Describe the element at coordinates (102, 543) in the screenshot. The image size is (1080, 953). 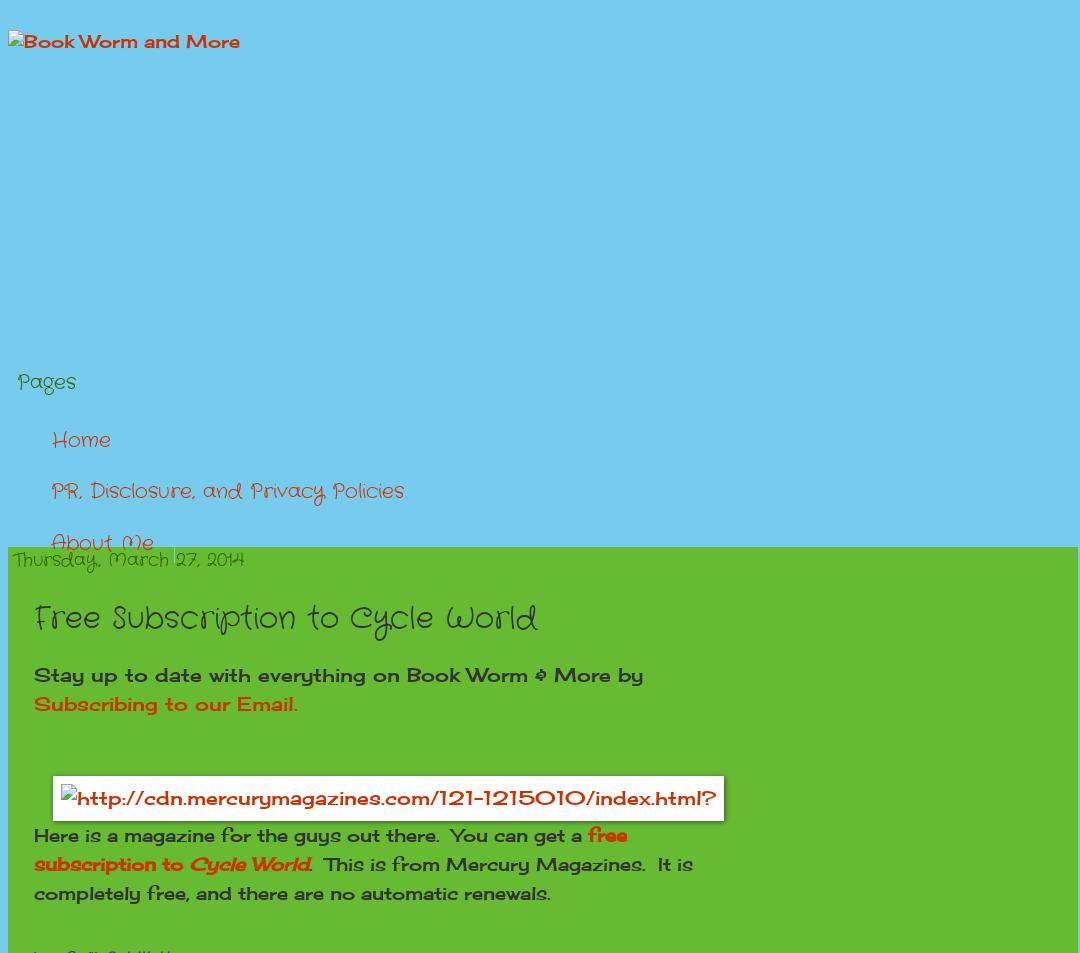
I see `'About Me'` at that location.